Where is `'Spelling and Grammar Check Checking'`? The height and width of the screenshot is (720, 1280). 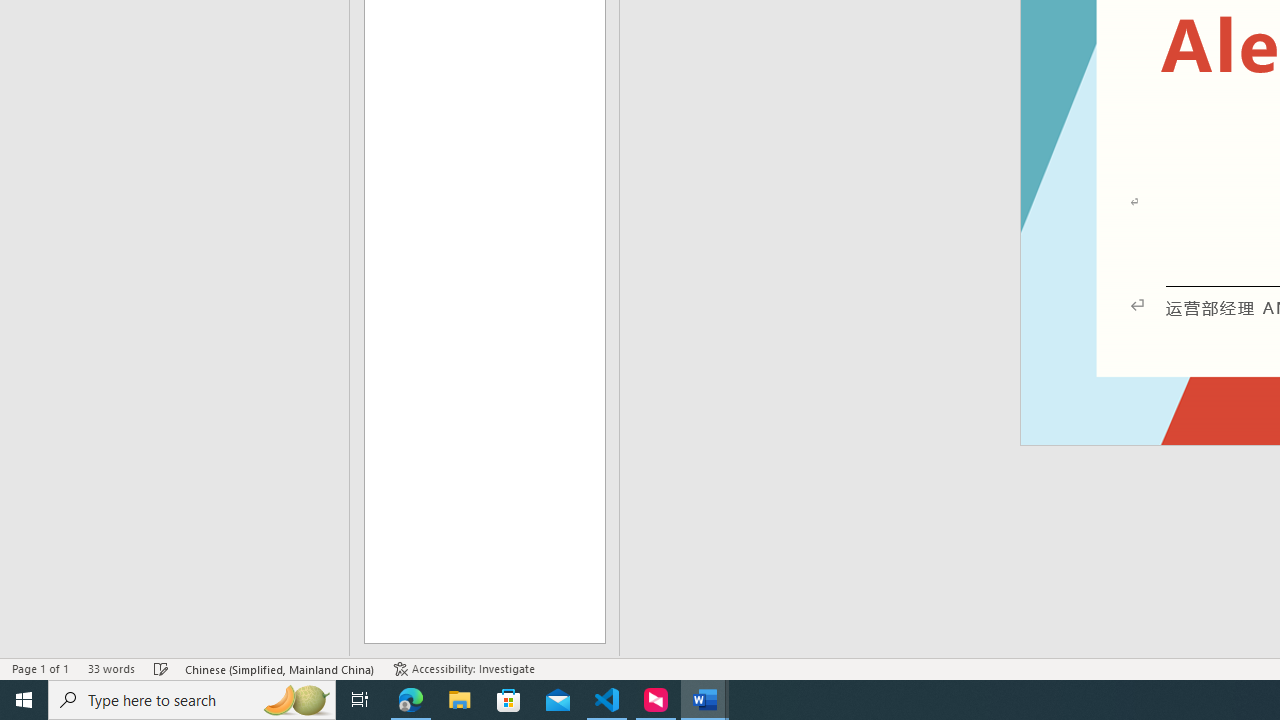 'Spelling and Grammar Check Checking' is located at coordinates (161, 669).